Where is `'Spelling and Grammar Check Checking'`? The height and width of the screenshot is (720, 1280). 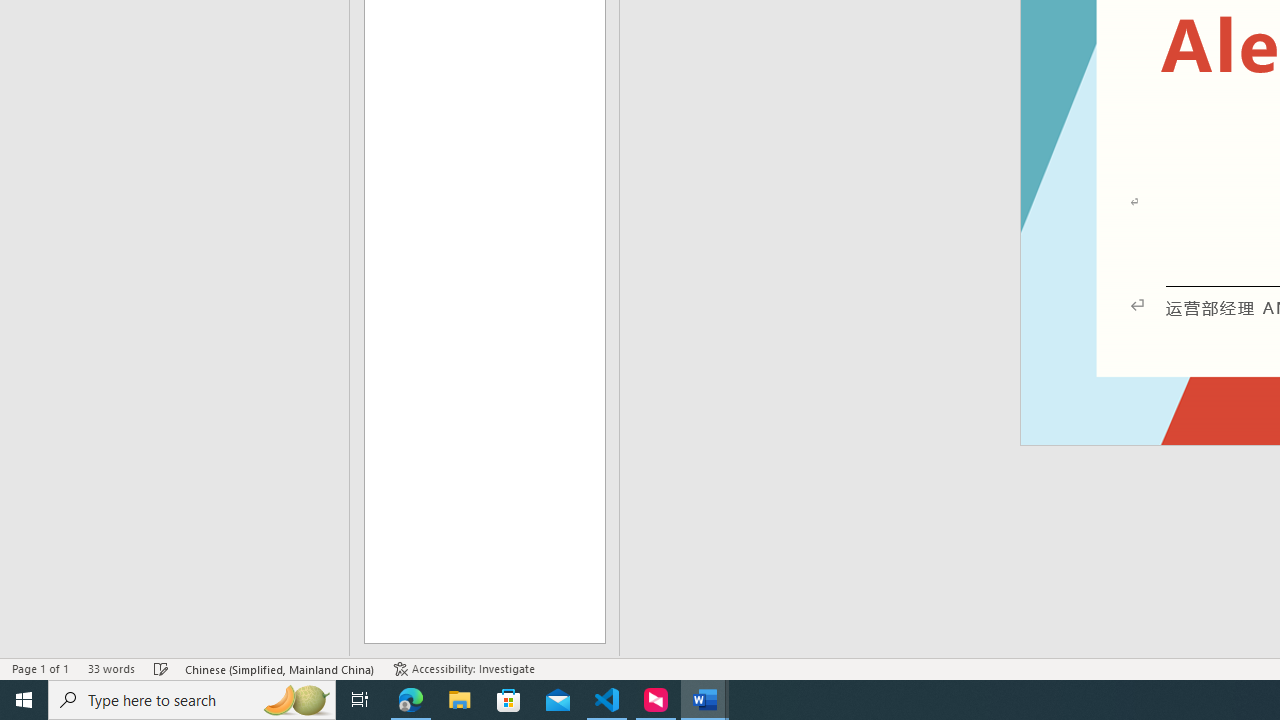 'Spelling and Grammar Check Checking' is located at coordinates (161, 669).